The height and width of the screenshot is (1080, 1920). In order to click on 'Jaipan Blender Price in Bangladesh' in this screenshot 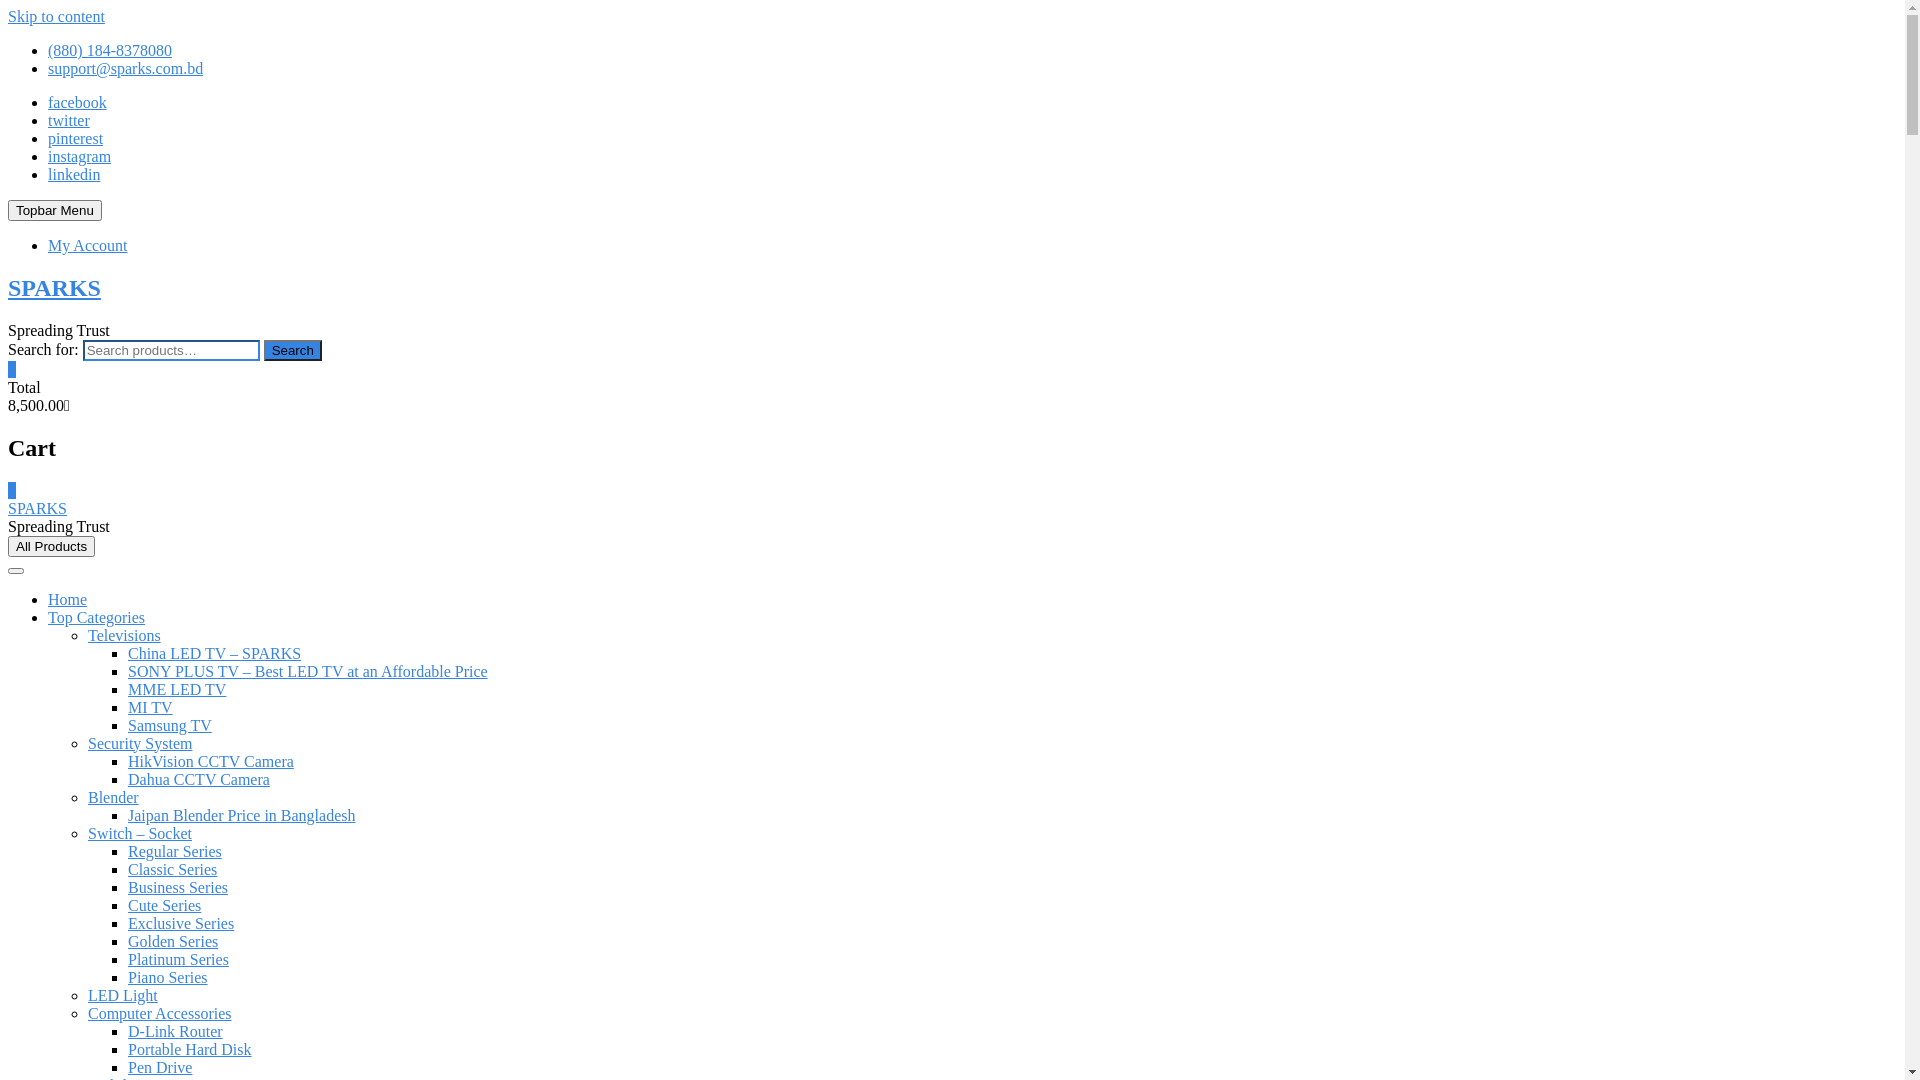, I will do `click(240, 815)`.